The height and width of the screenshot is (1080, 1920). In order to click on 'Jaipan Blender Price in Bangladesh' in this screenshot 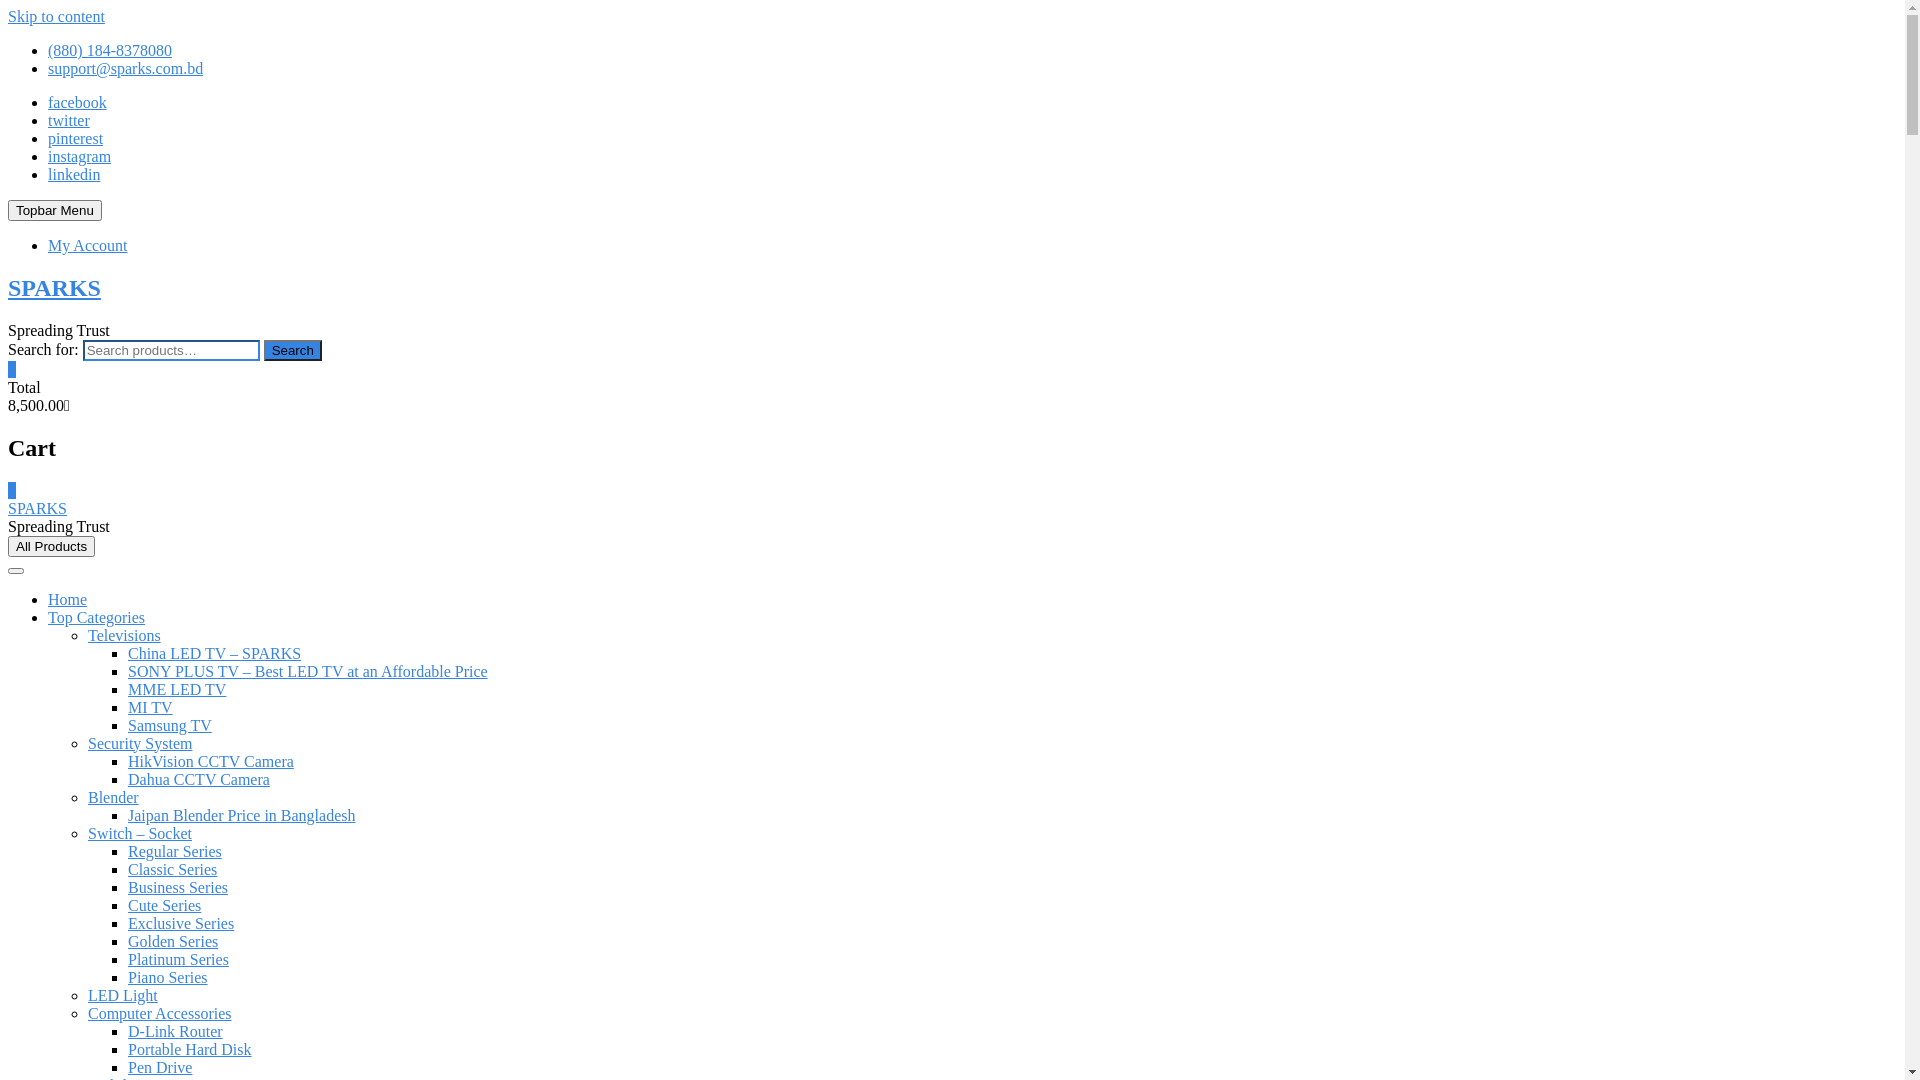, I will do `click(240, 815)`.